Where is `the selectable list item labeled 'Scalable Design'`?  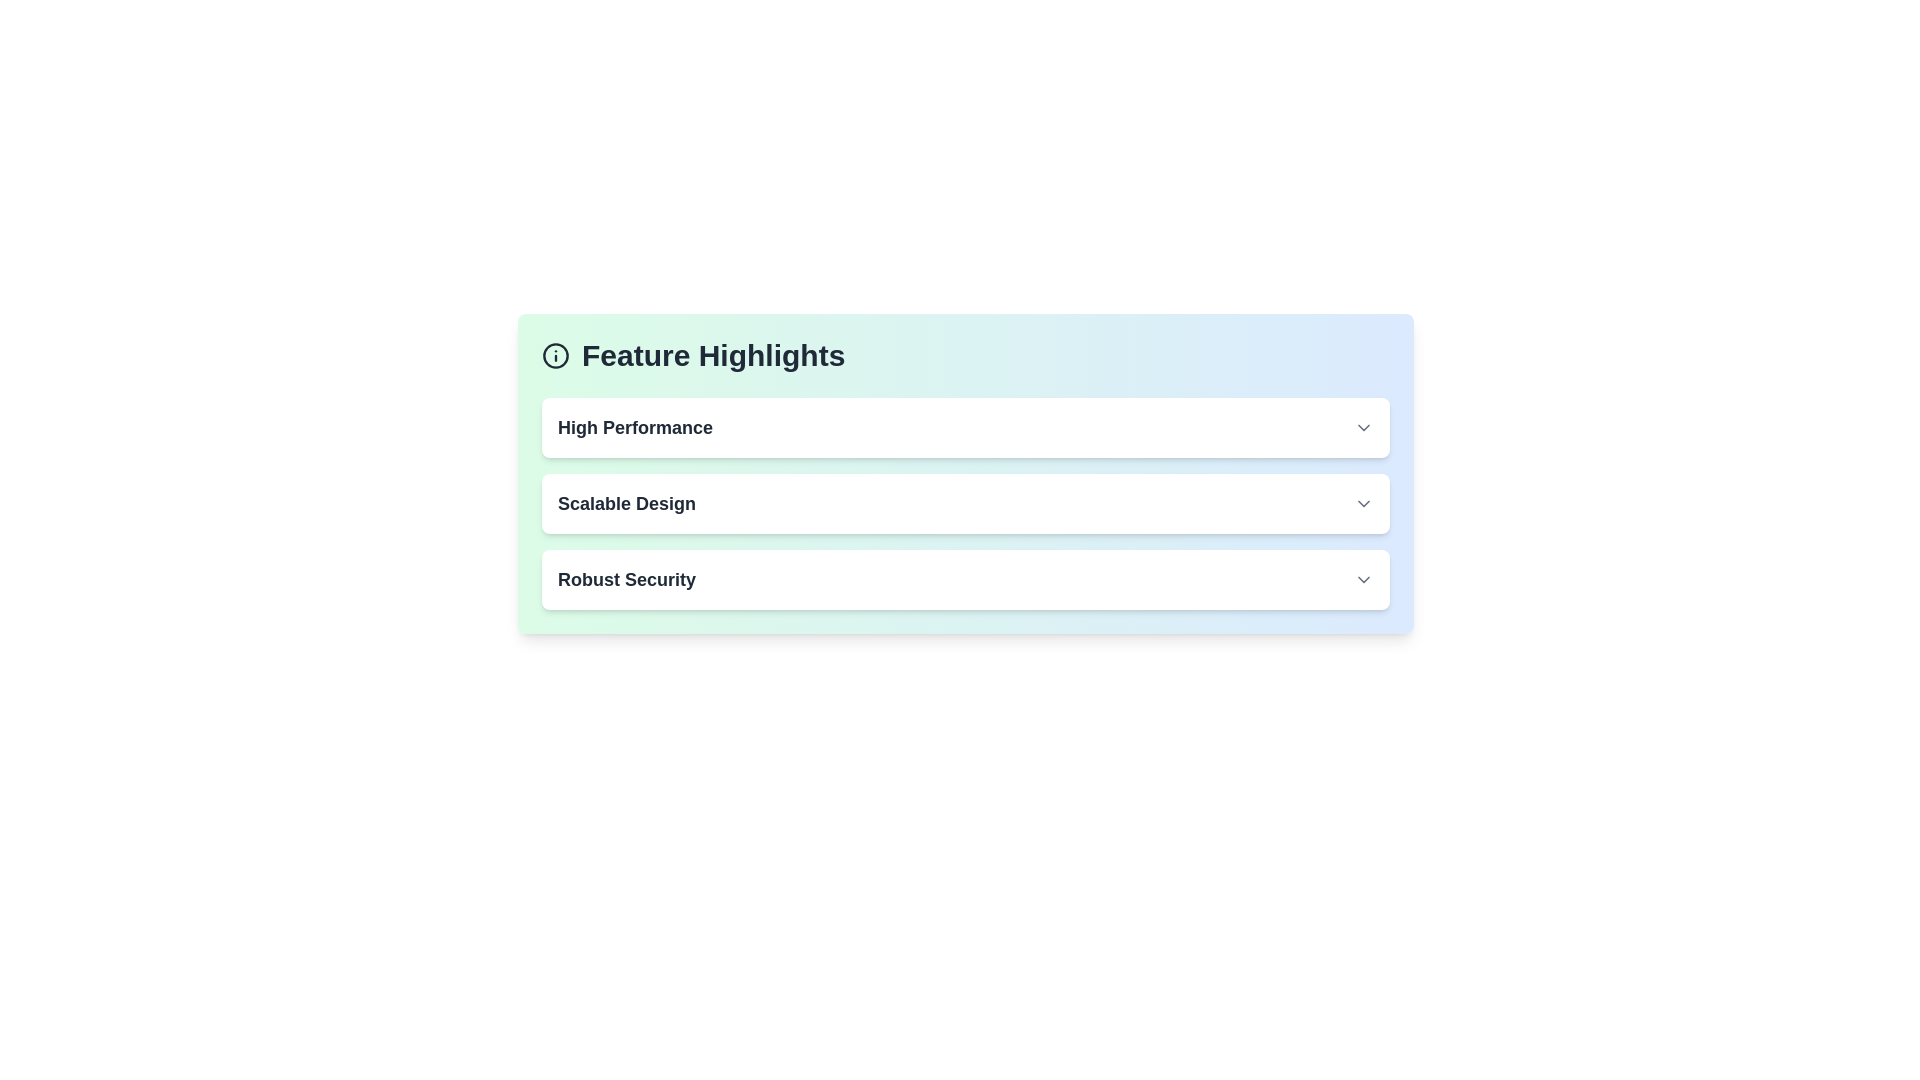 the selectable list item labeled 'Scalable Design' is located at coordinates (965, 503).